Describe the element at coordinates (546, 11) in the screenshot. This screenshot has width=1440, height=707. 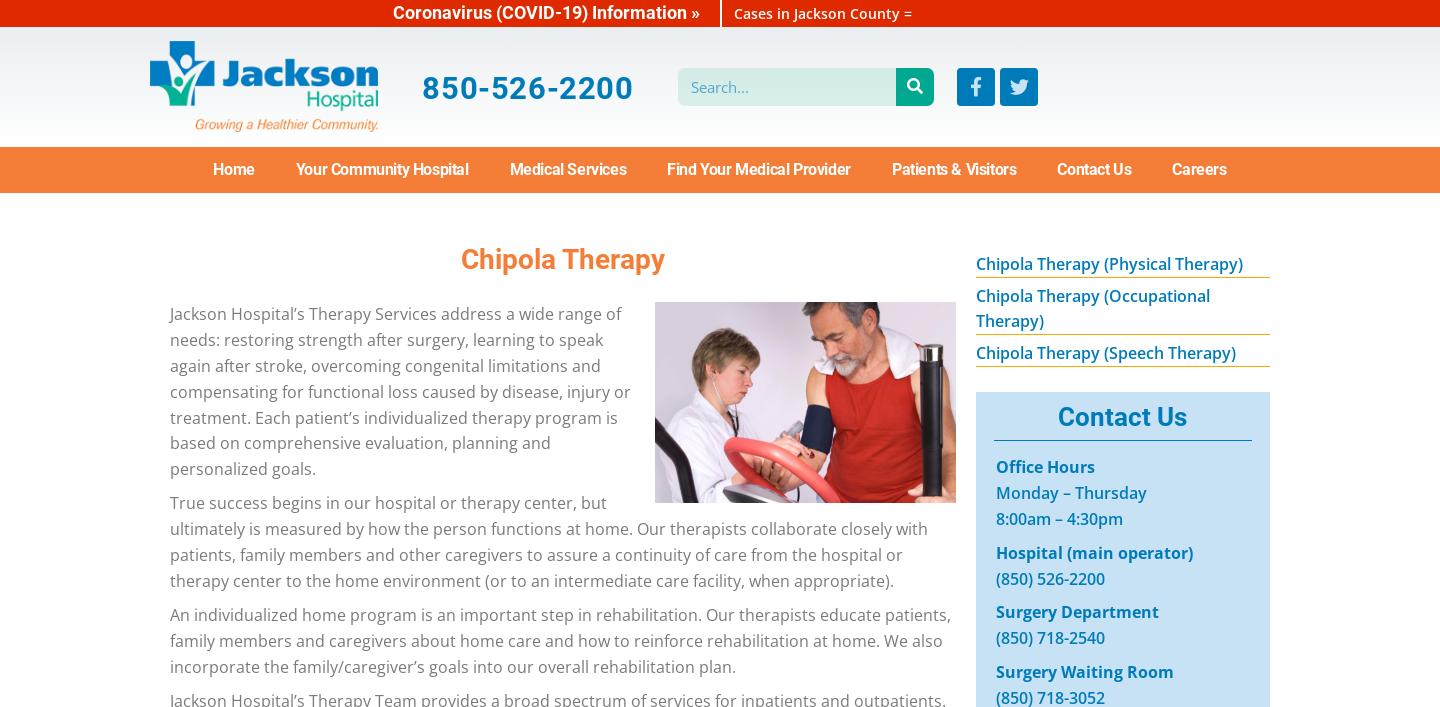
I see `'Coronavirus (COVID-19) Information »'` at that location.